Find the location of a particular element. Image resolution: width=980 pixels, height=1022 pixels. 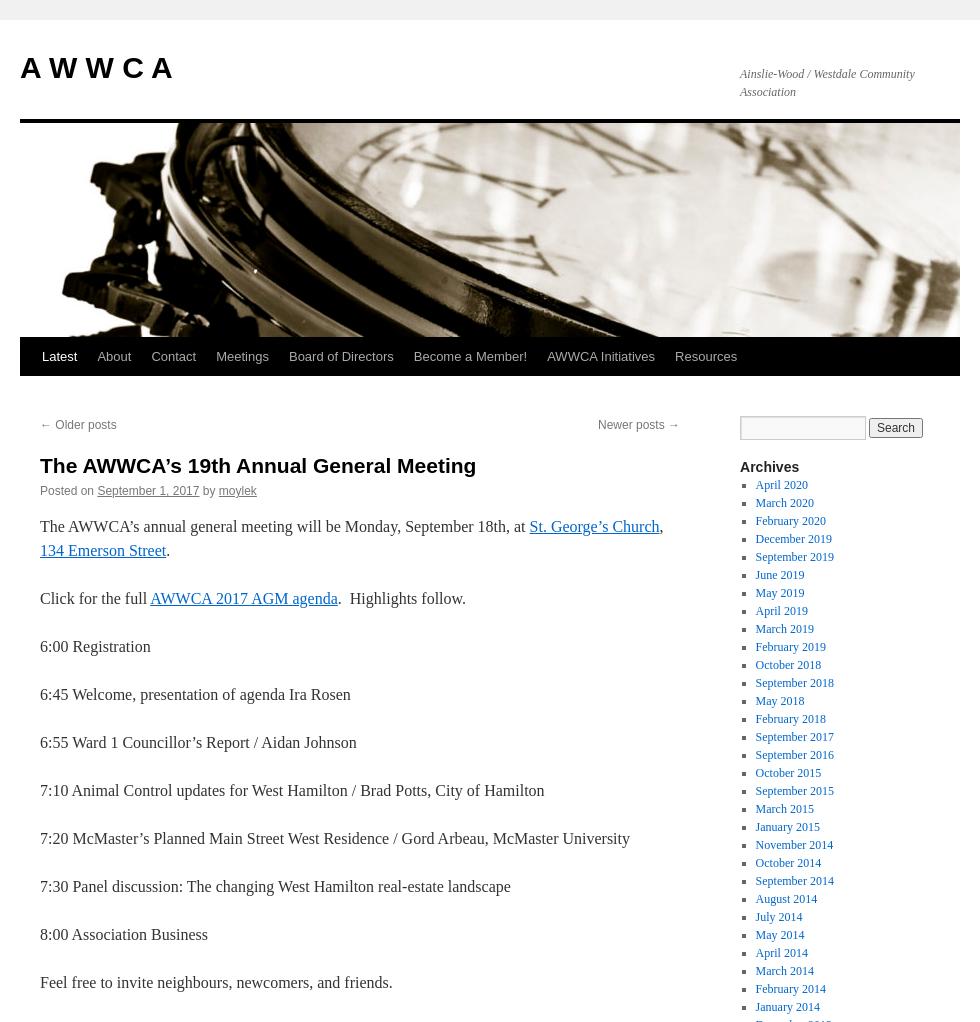

'September 2018' is located at coordinates (793, 682).